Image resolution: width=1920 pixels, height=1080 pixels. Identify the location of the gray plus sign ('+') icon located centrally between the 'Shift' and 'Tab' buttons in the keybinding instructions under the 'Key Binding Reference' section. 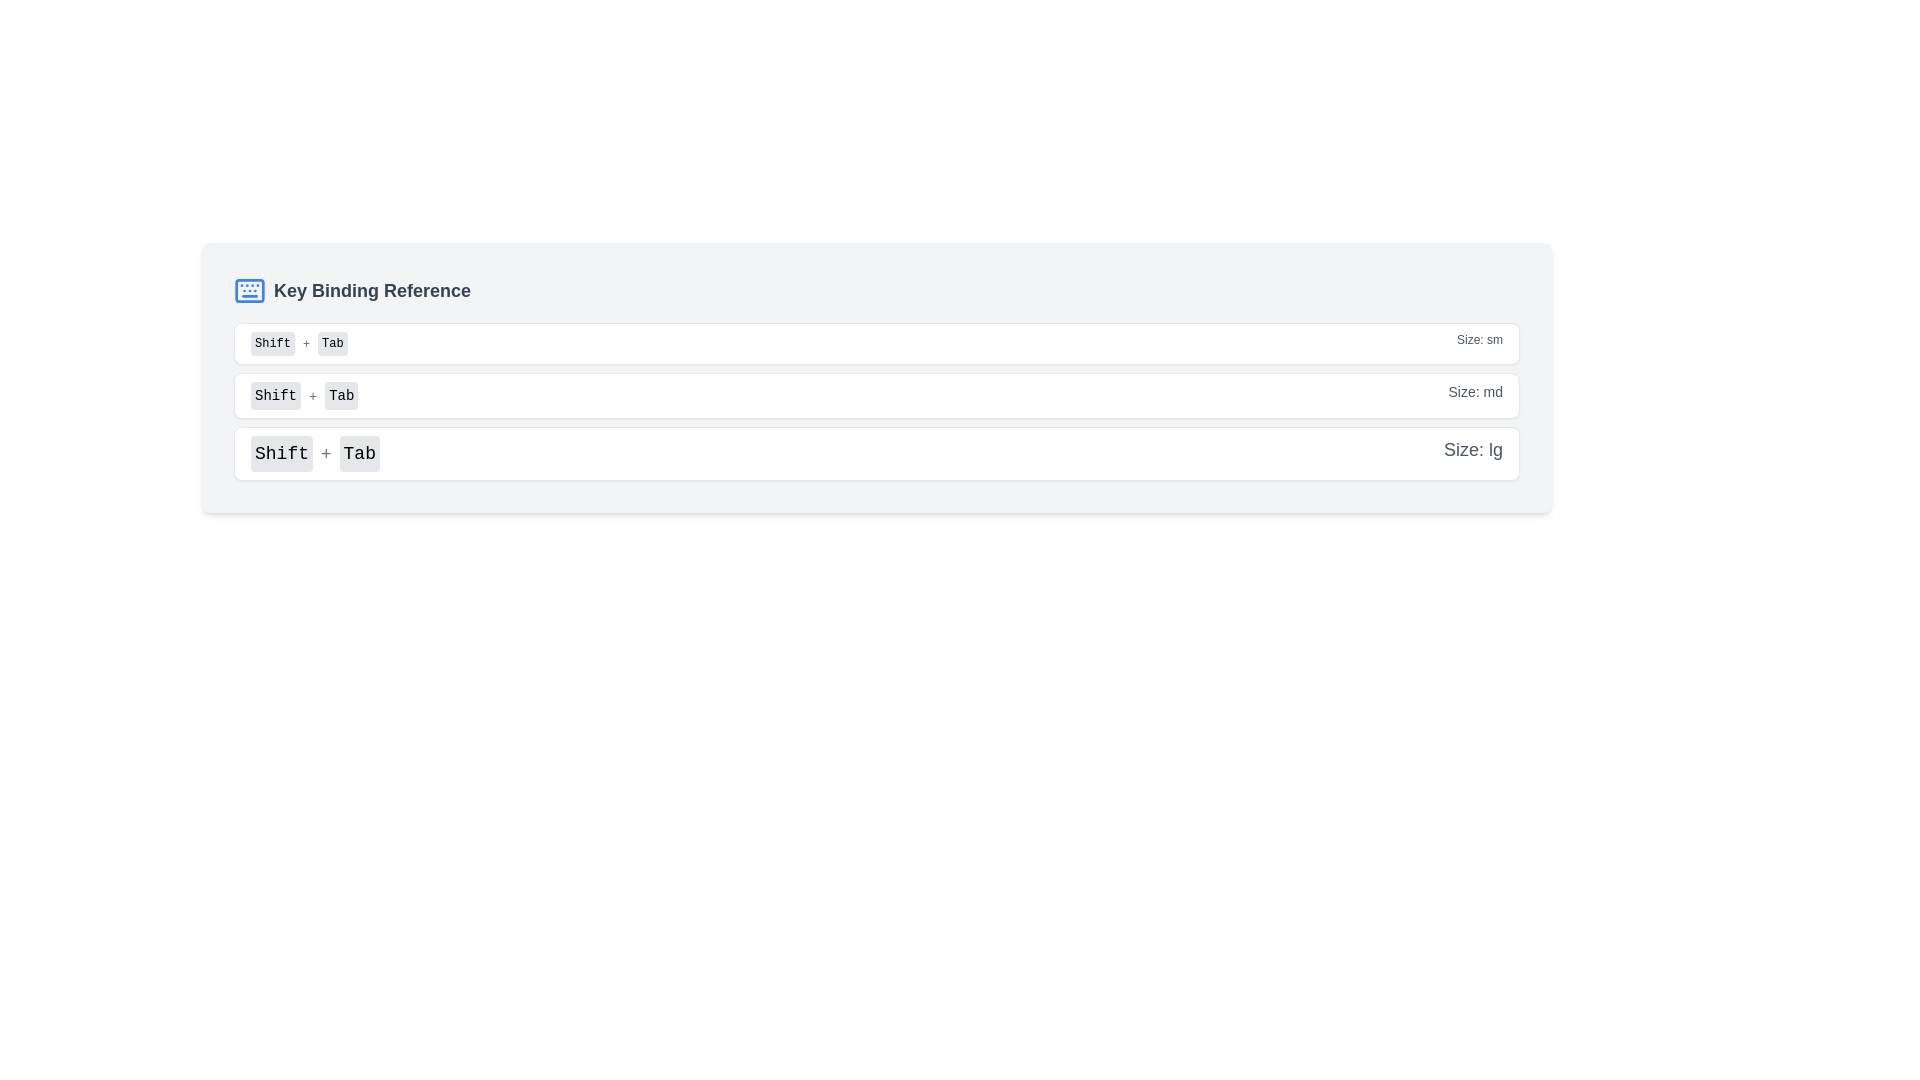
(305, 342).